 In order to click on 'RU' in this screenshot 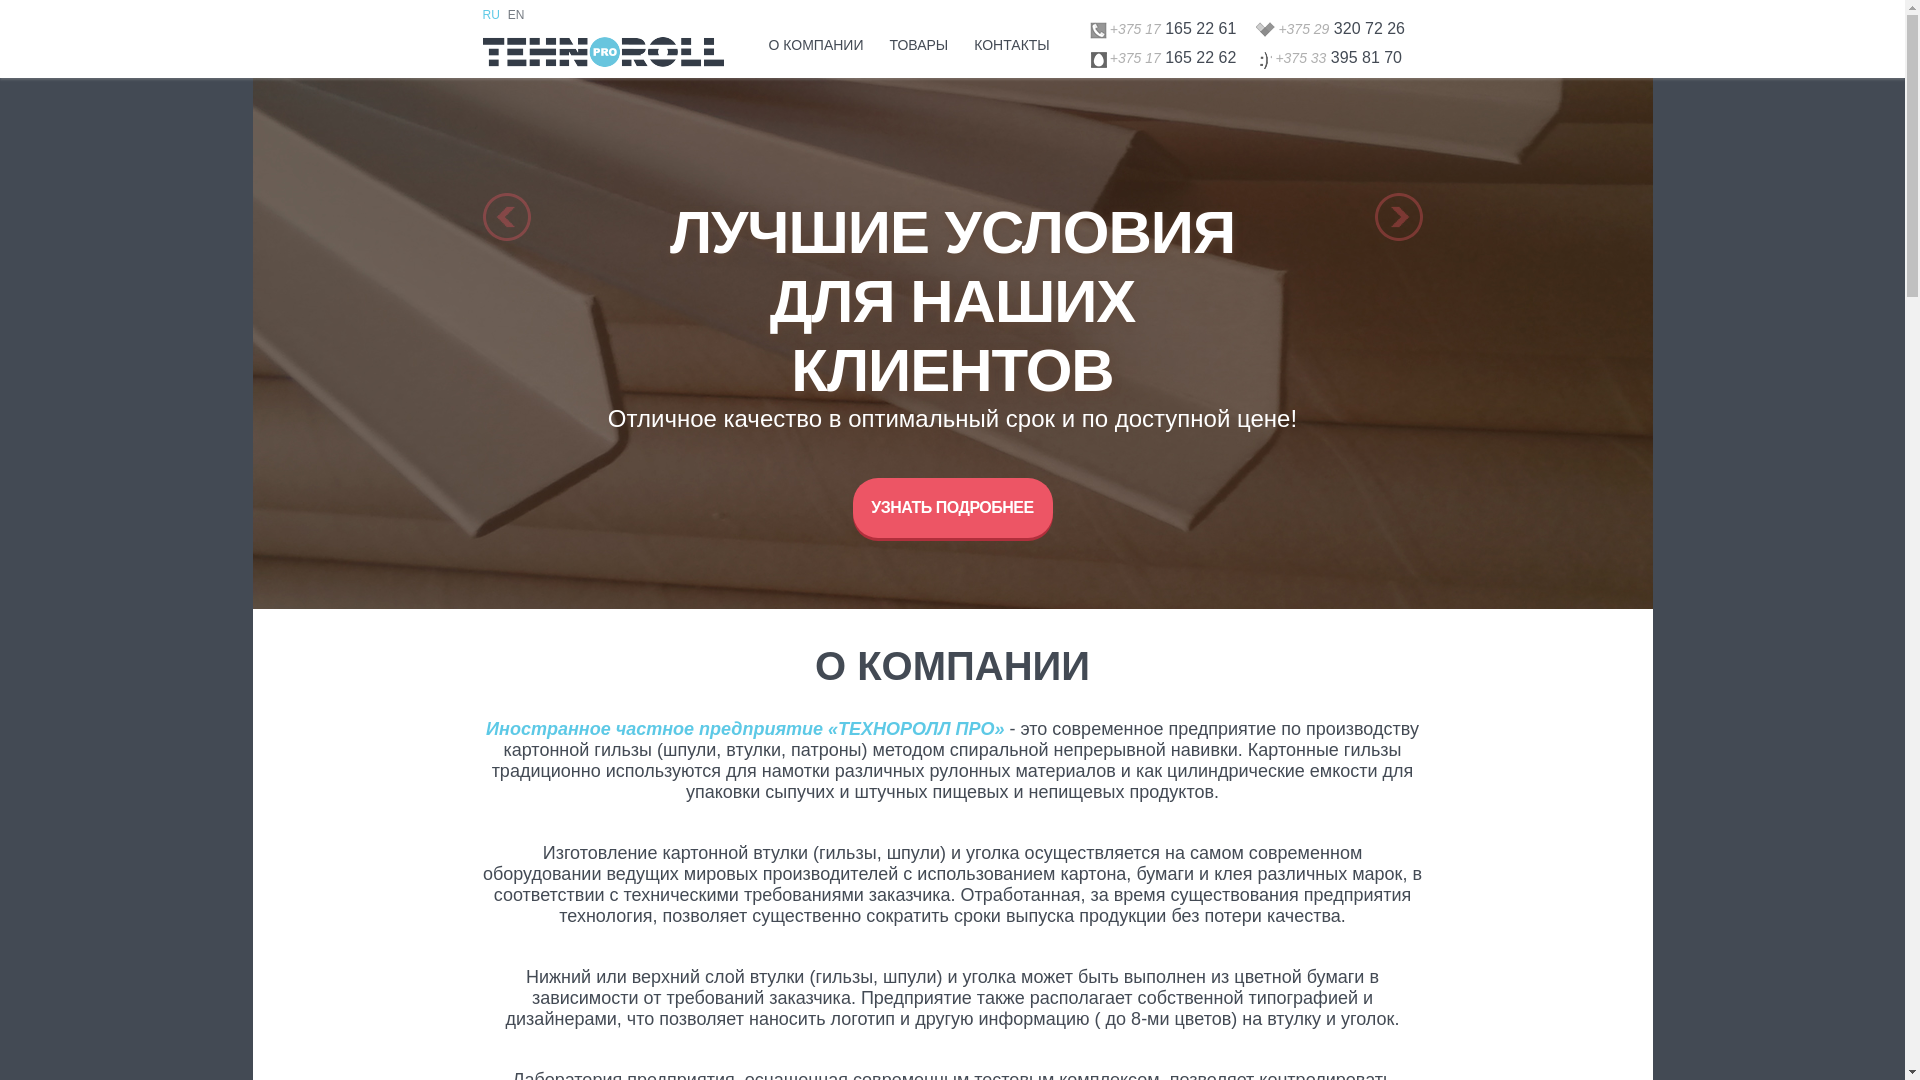, I will do `click(490, 15)`.